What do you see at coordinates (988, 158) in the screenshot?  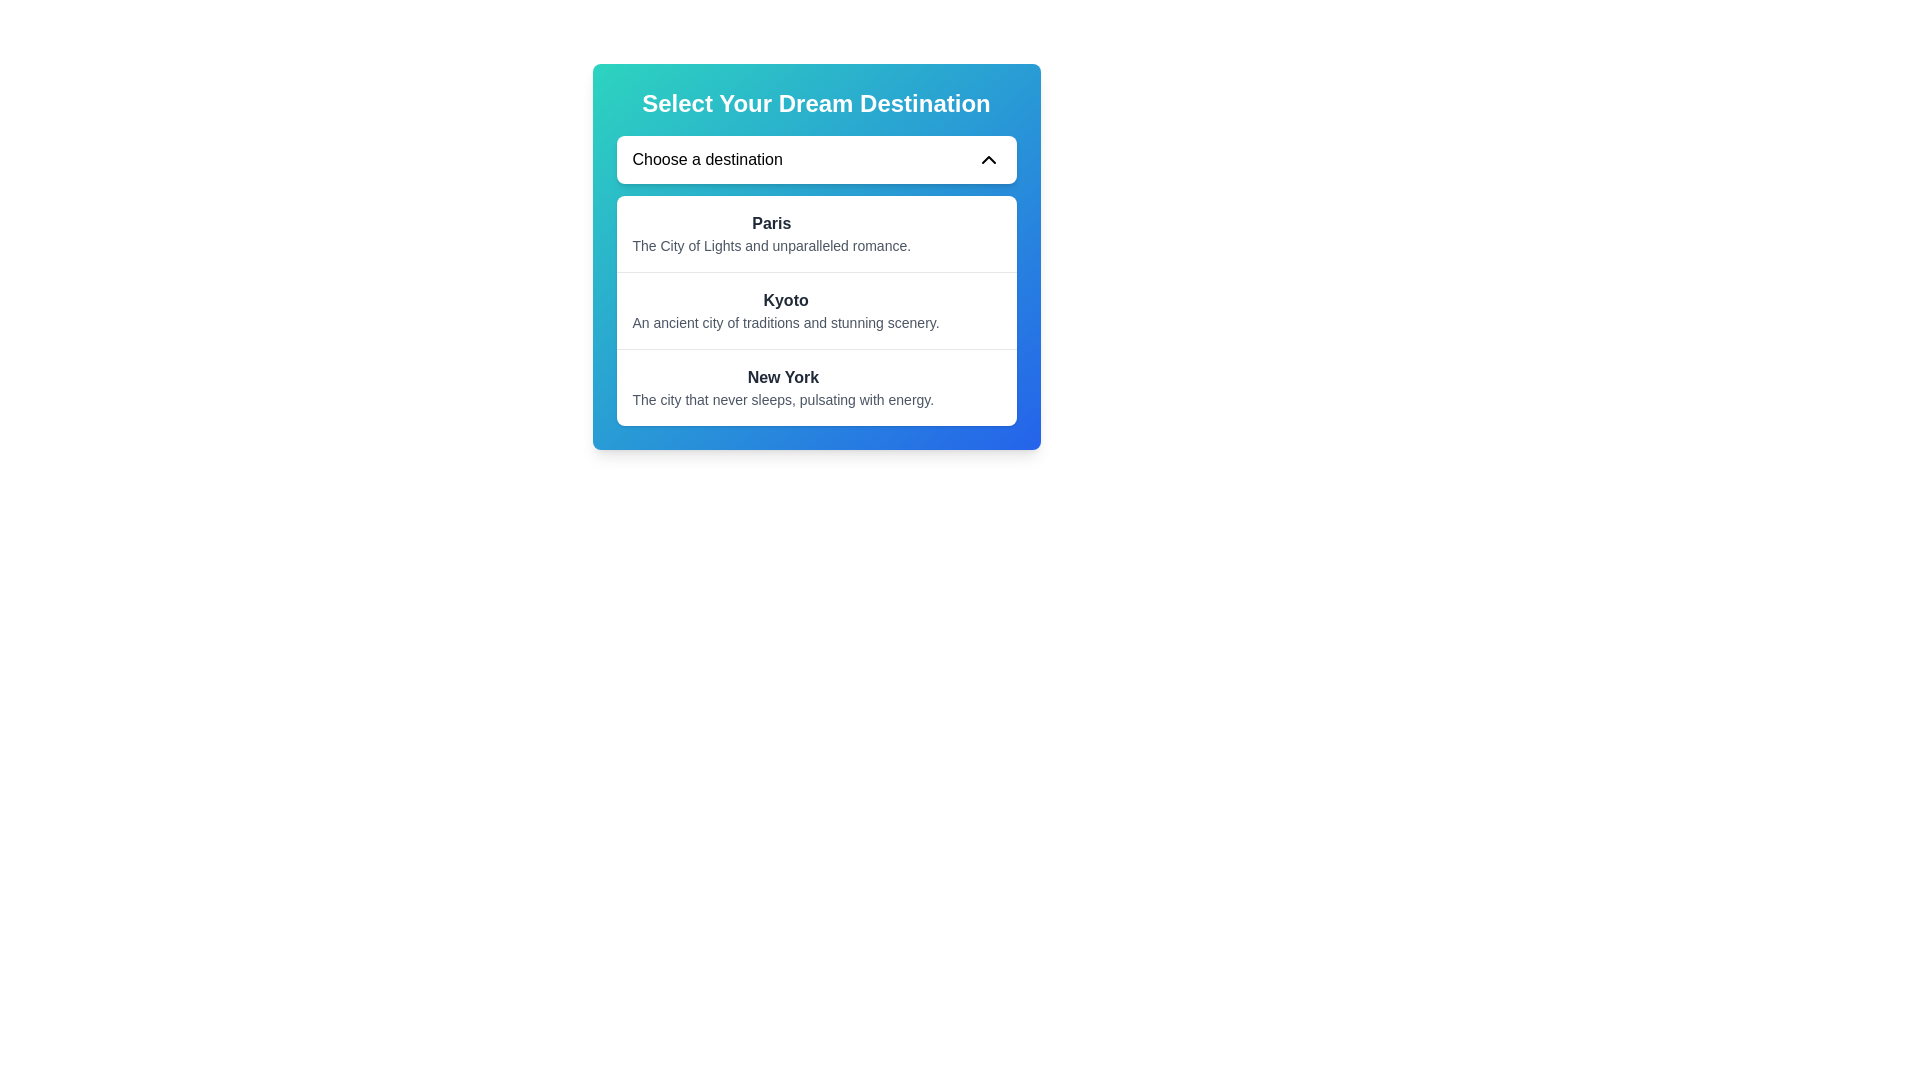 I see `the downward-pointing arrow icon located on the right side of the 'Choose a destination' dropdown` at bounding box center [988, 158].